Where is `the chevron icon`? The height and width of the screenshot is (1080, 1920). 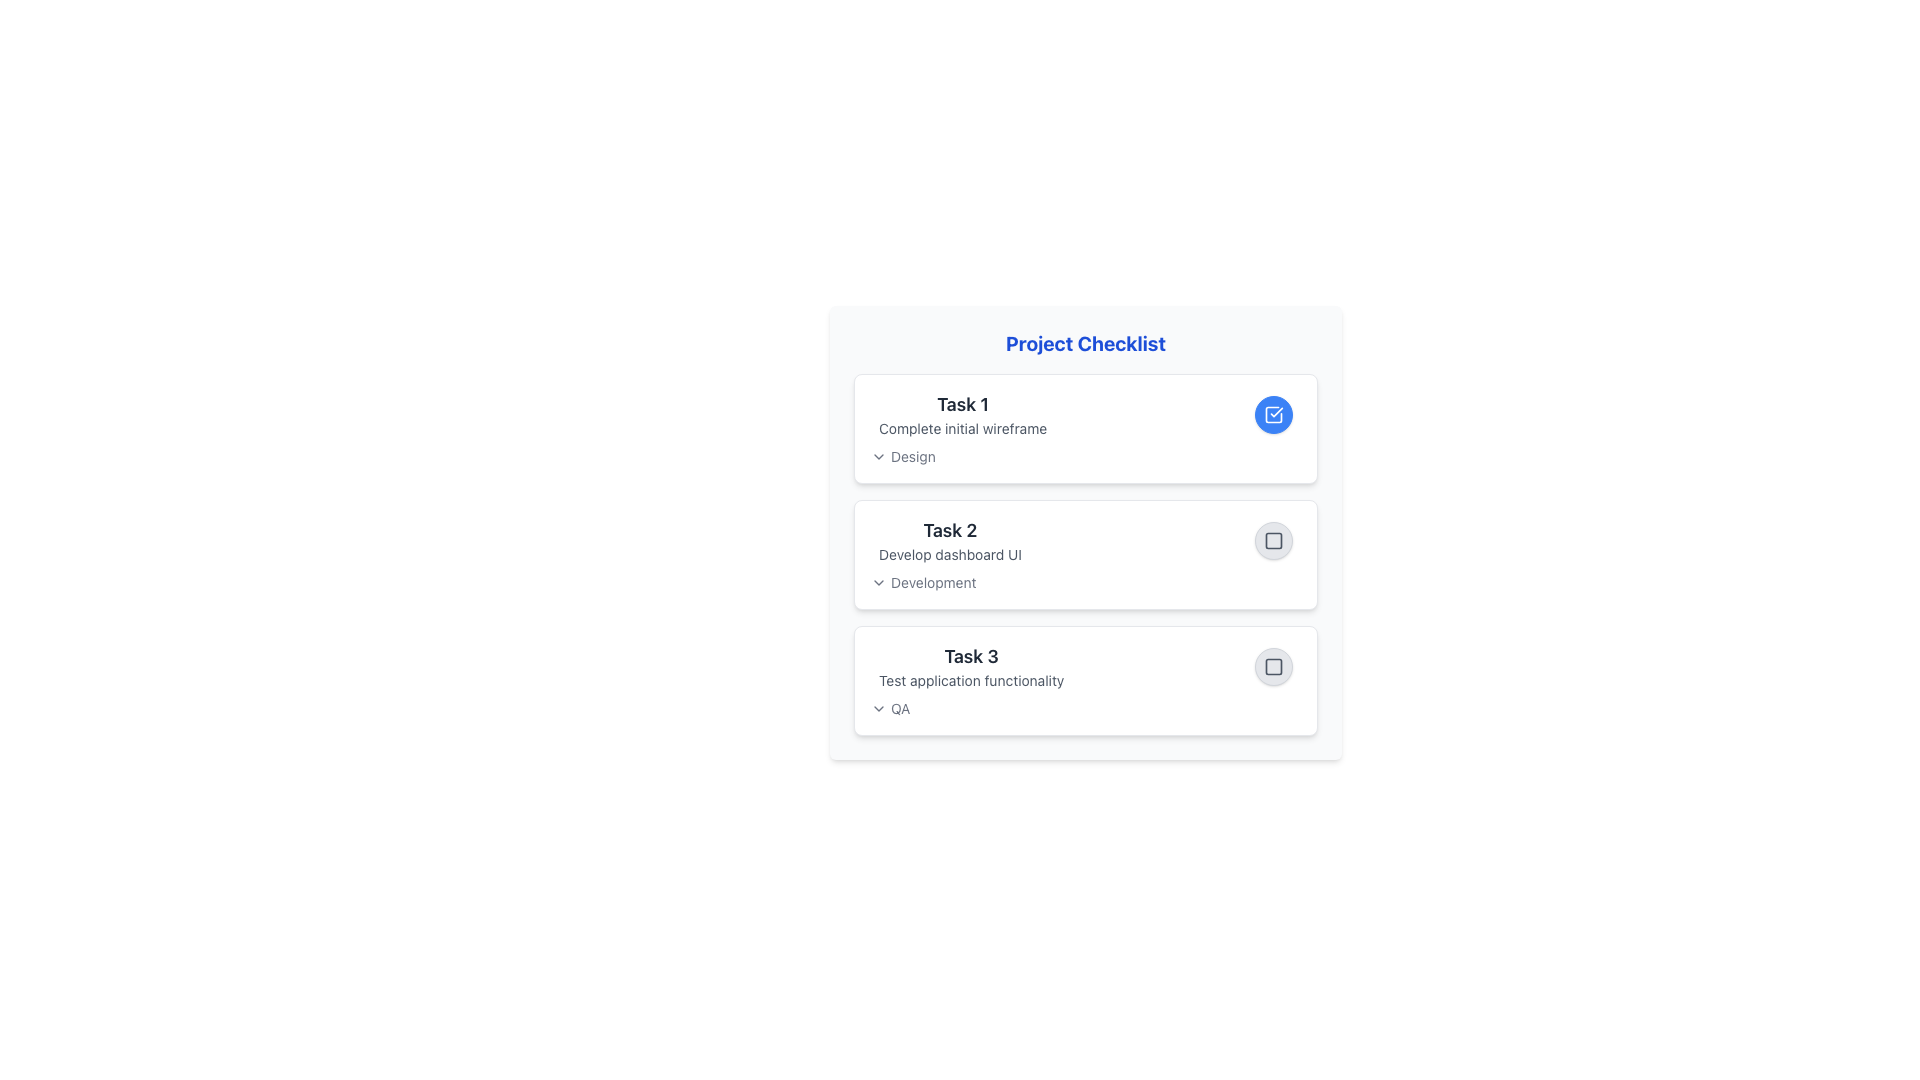 the chevron icon is located at coordinates (878, 456).